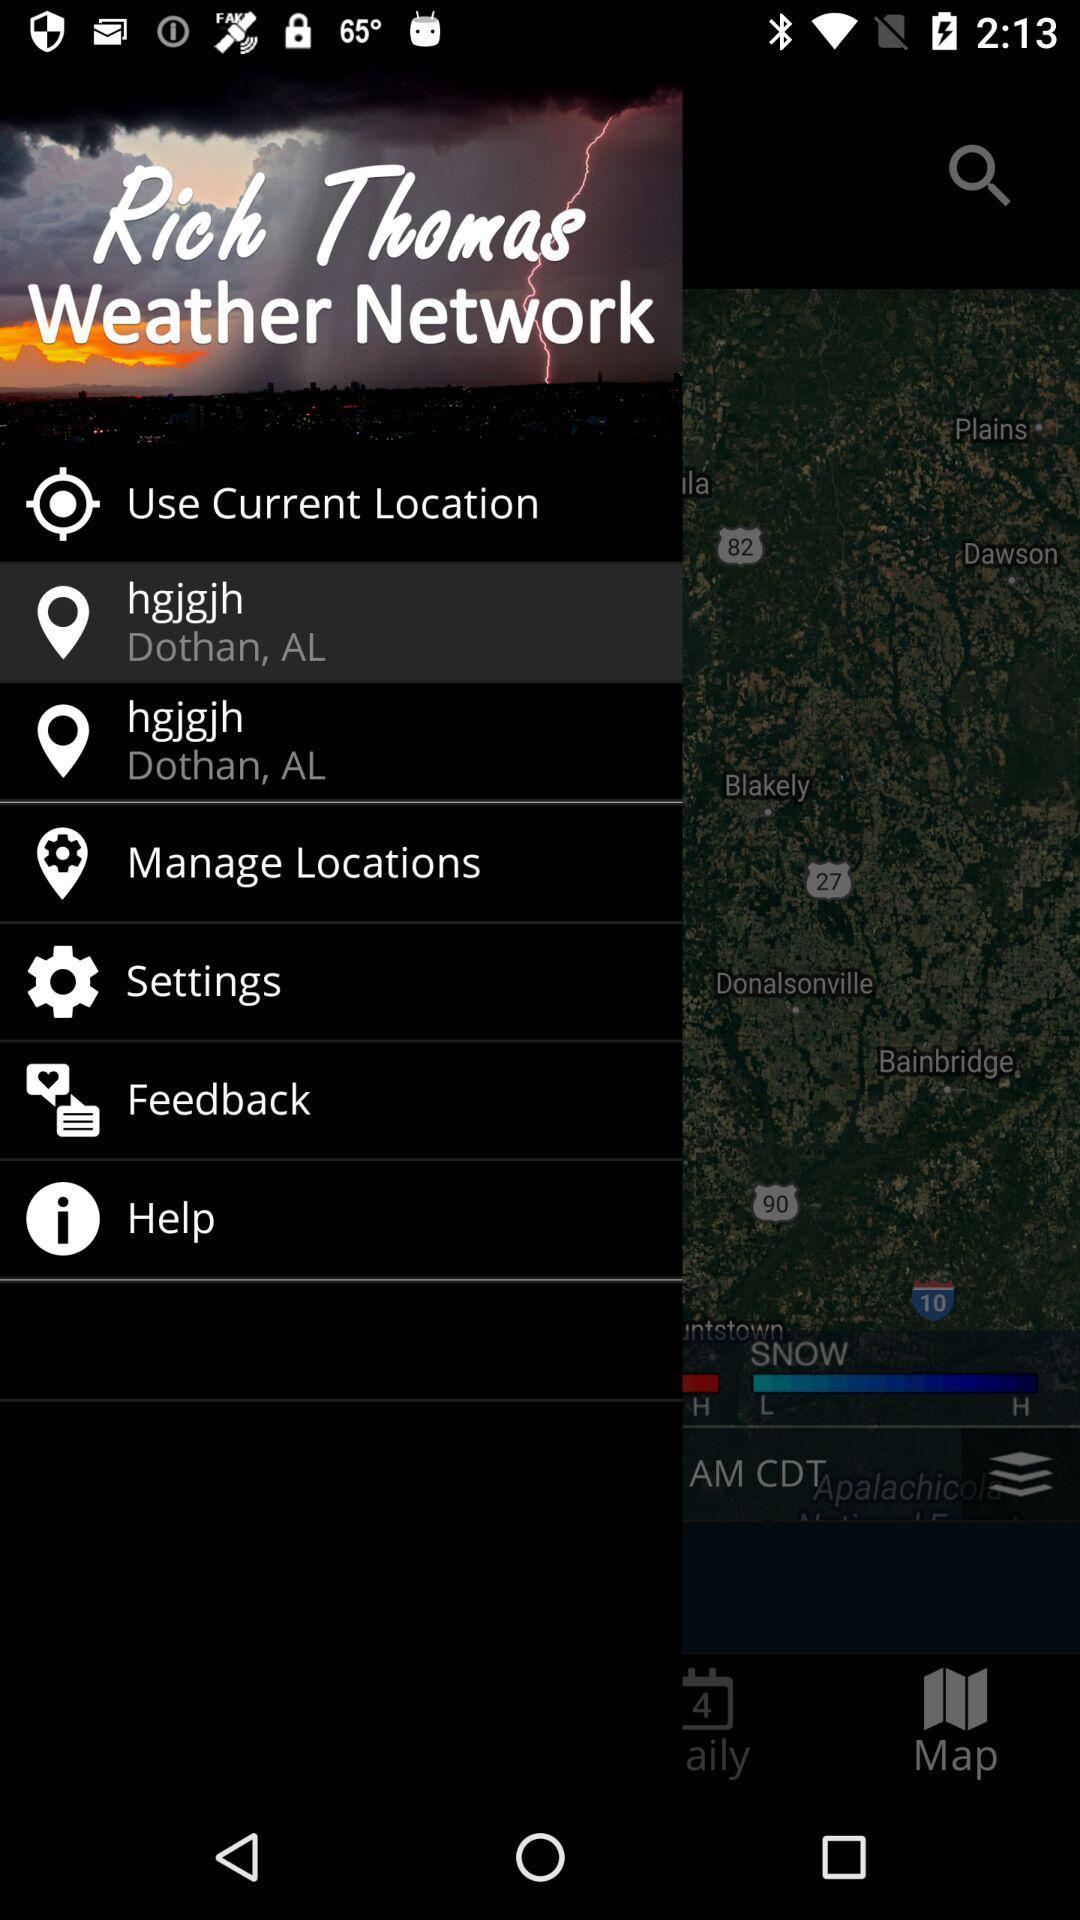  What do you see at coordinates (1020, 1474) in the screenshot?
I see `the layers icon` at bounding box center [1020, 1474].